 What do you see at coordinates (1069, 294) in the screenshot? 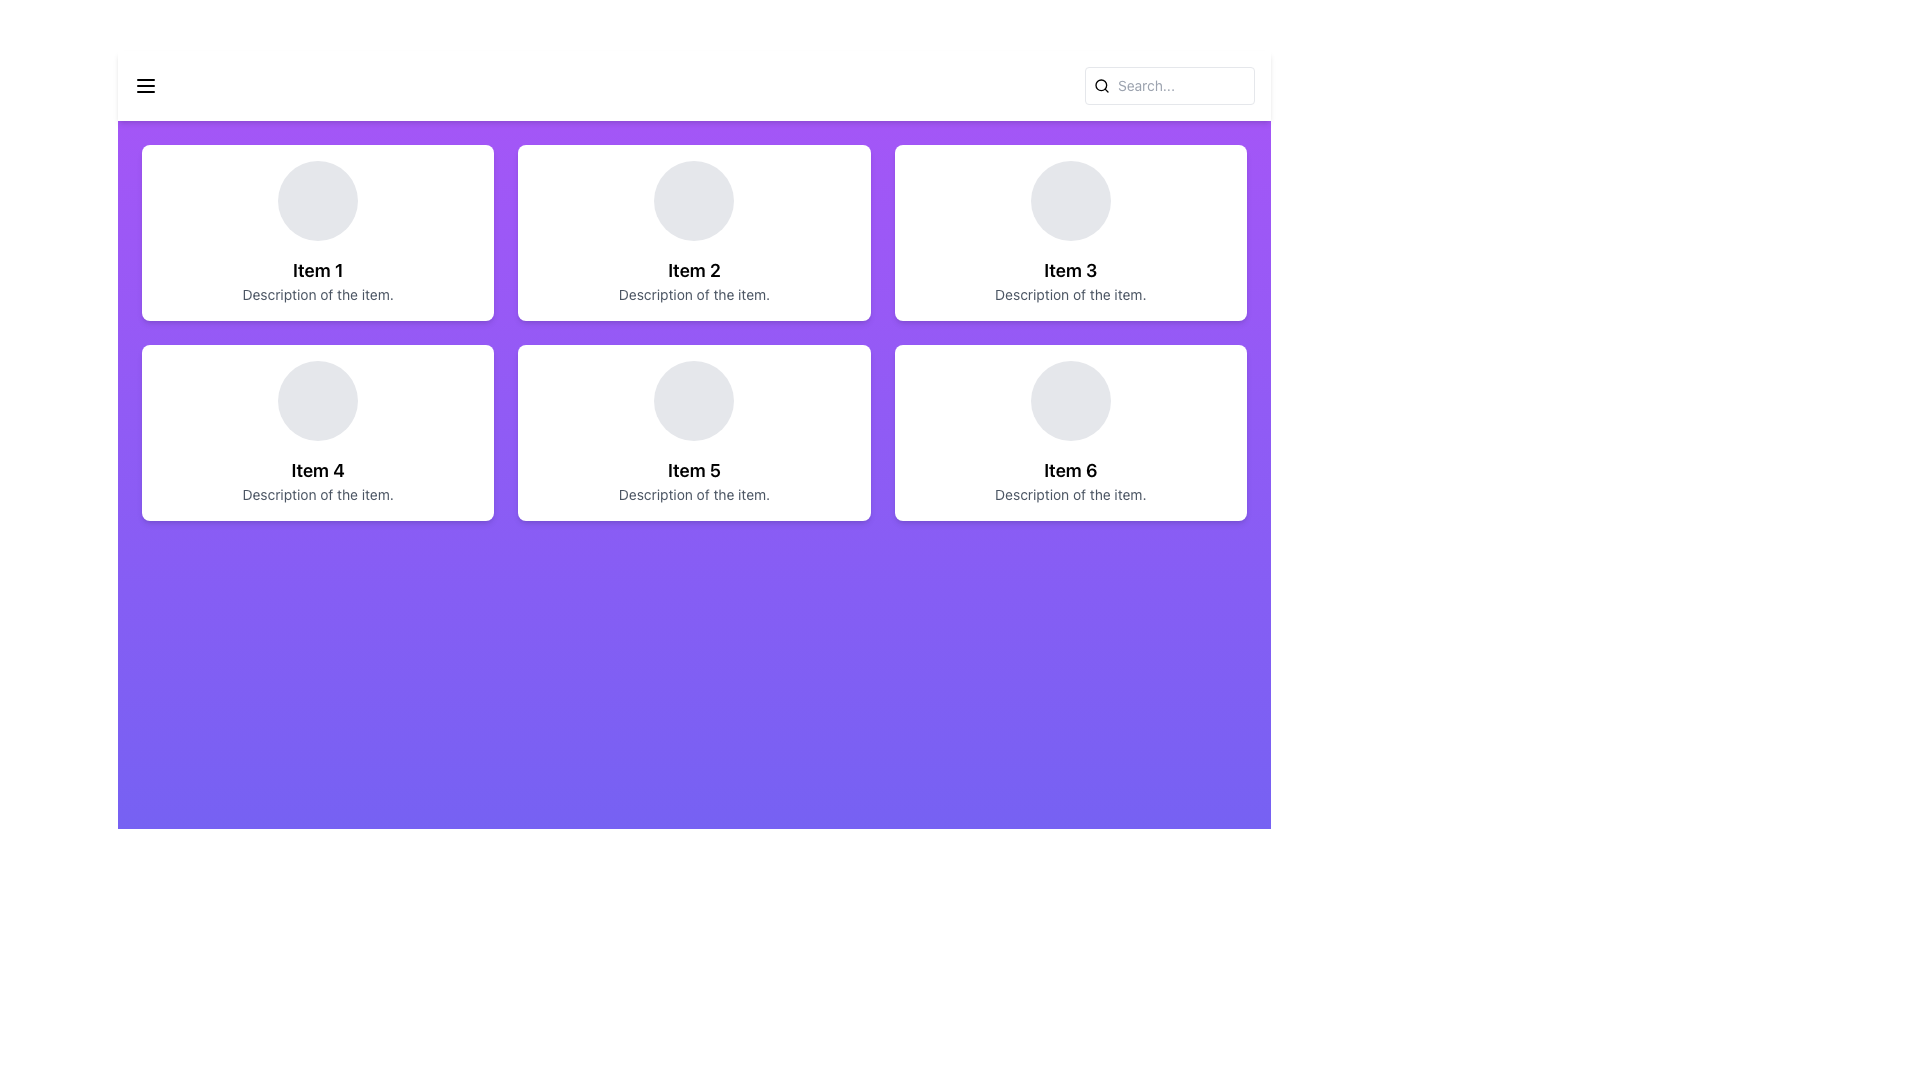
I see `text label providing additional information about 'Item 3', located at the bottom of the corresponding card in the top-right corner of the grid` at bounding box center [1069, 294].